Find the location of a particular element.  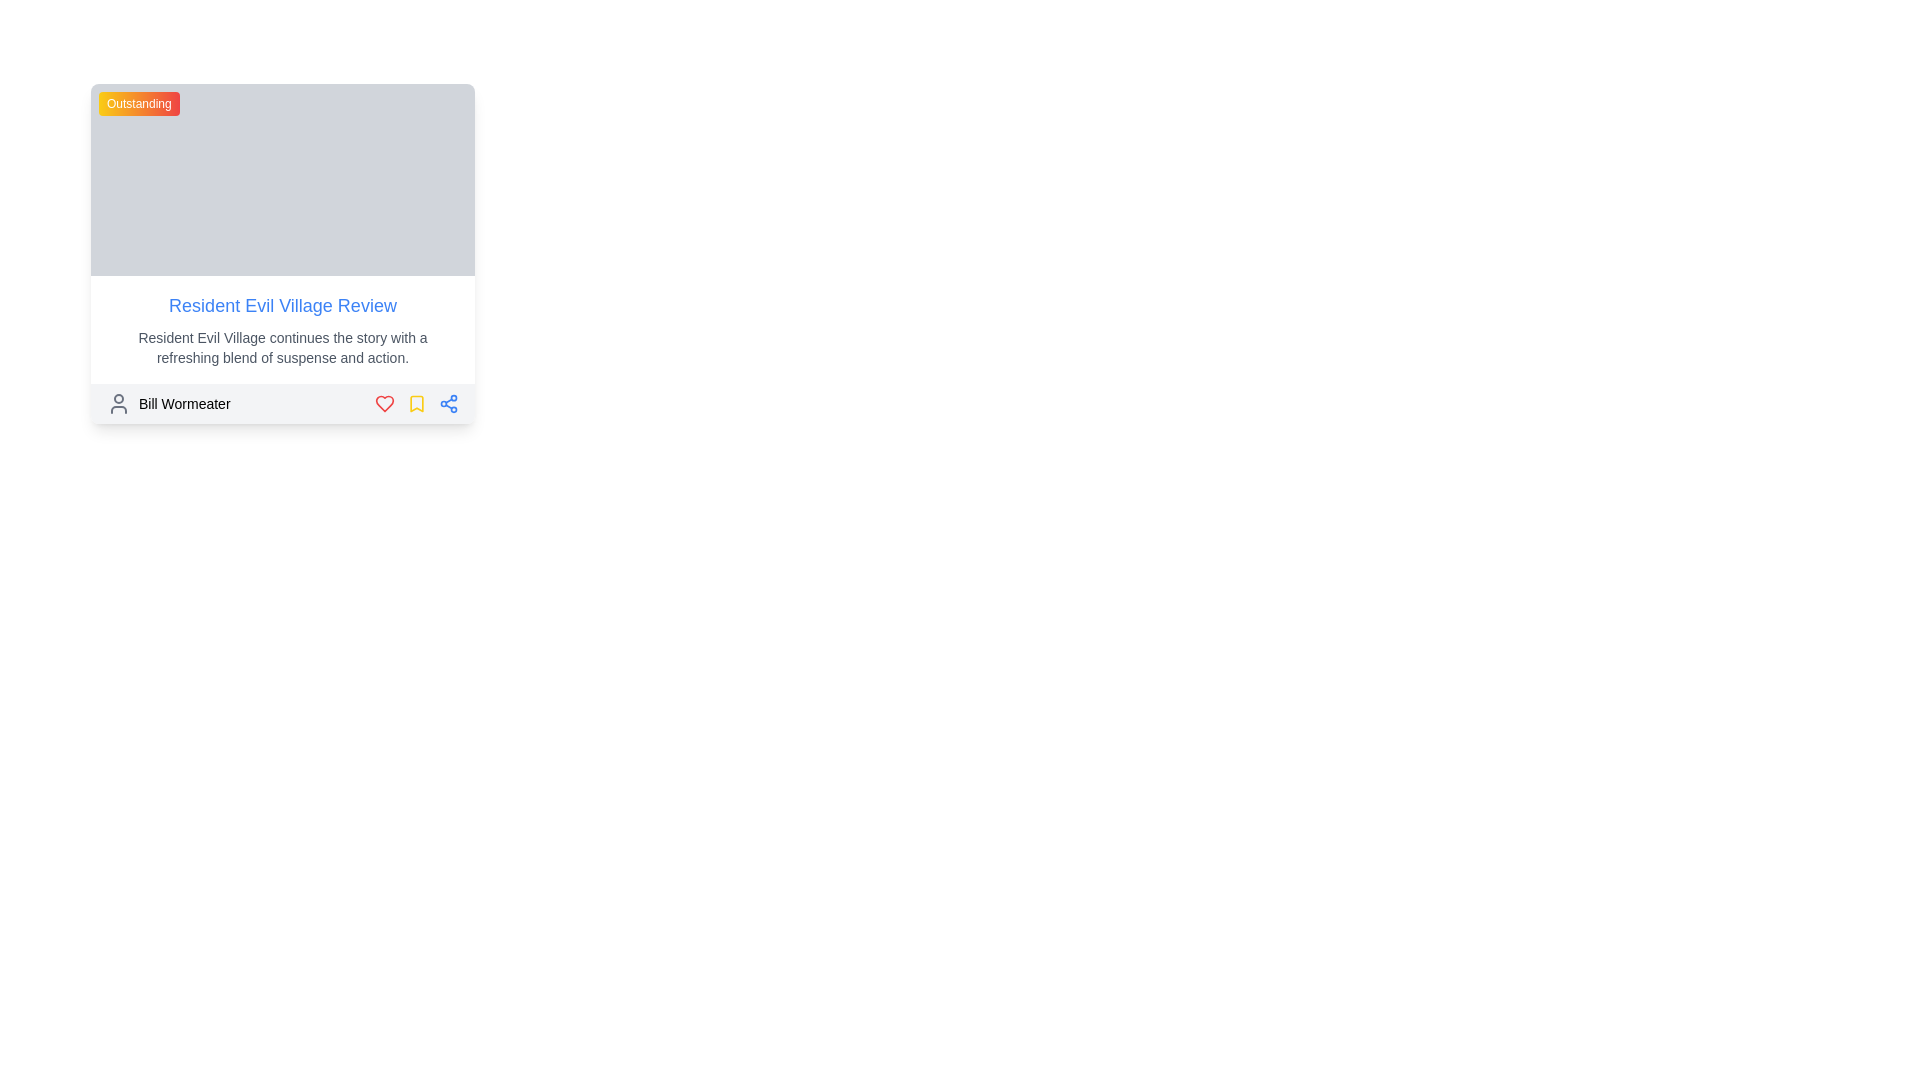

the text link that navigates to the detailed review of 'Resident Evil Village', located in the middle of the card structure near the top of the text block is located at coordinates (282, 305).